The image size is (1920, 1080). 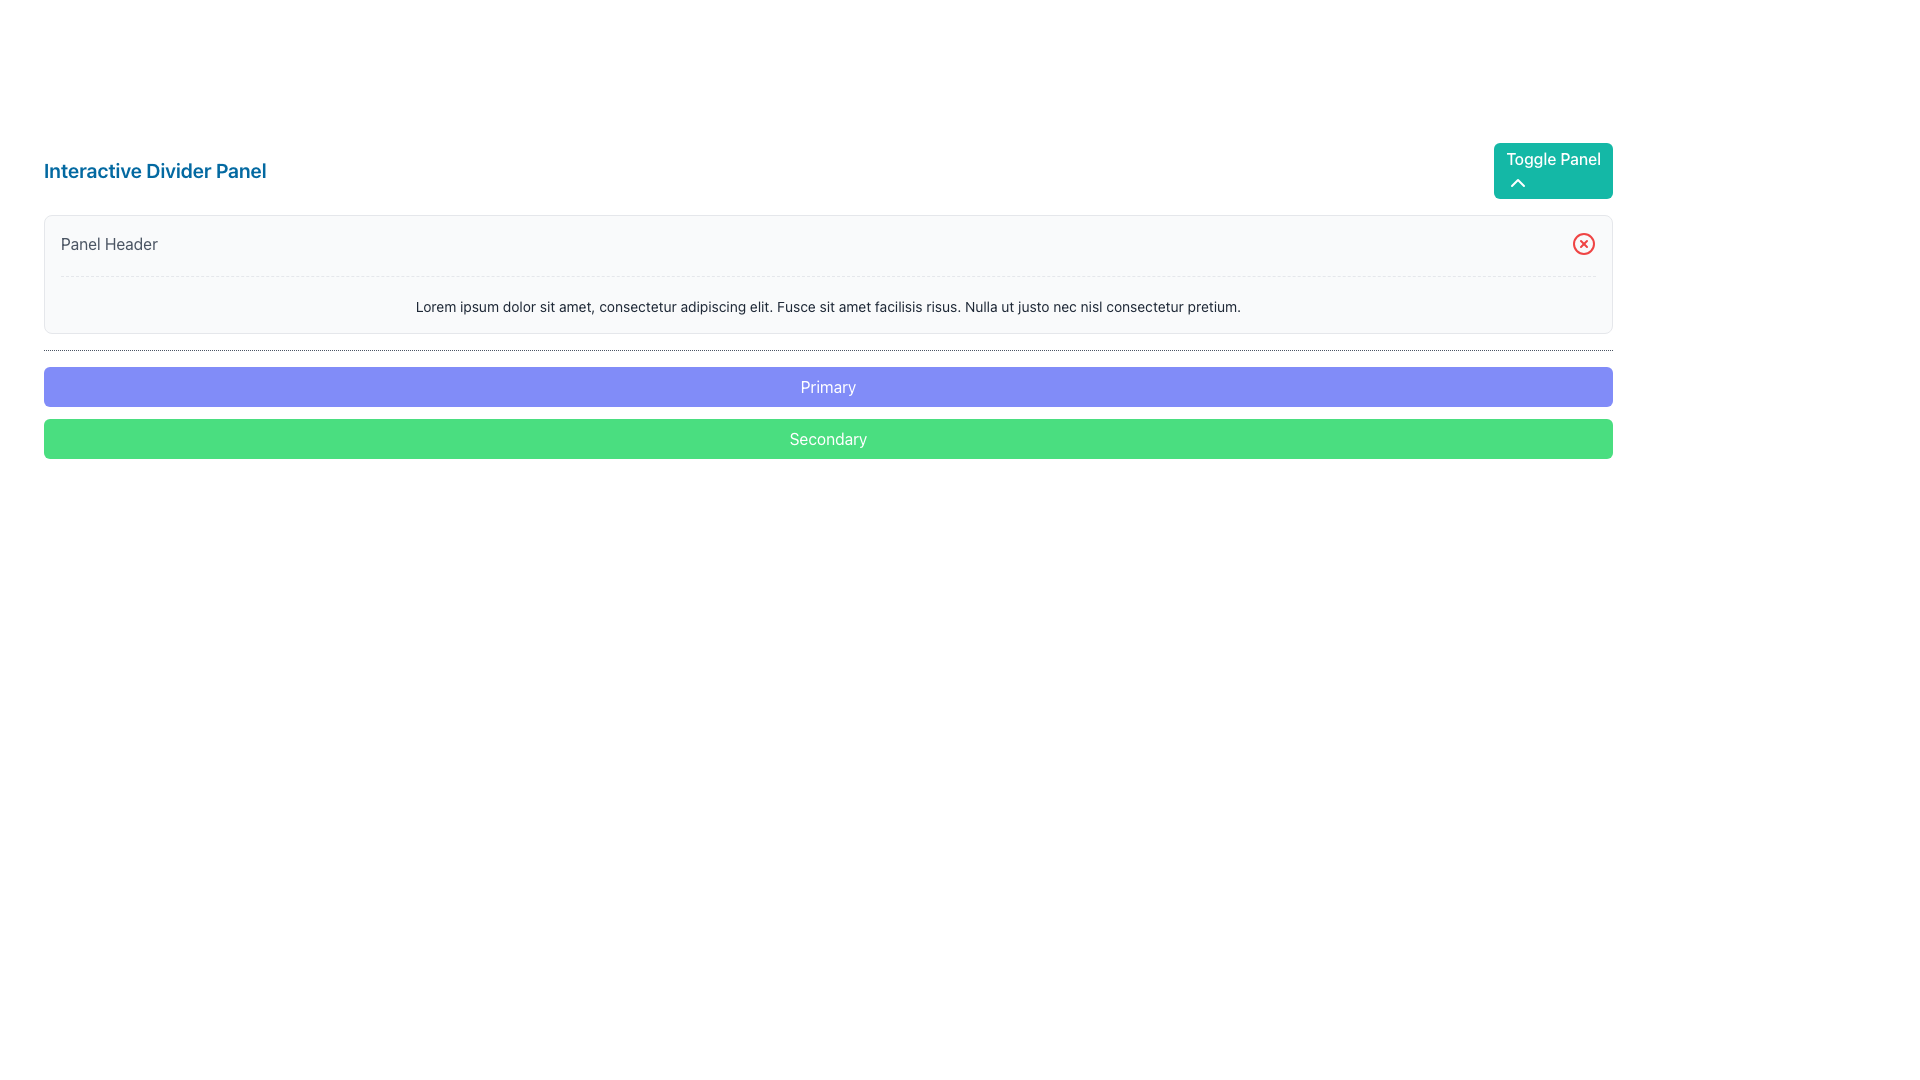 What do you see at coordinates (1552, 169) in the screenshot?
I see `the teal-colored 'Toggle Panel' button with white text and an upward-pointing chevron icon` at bounding box center [1552, 169].